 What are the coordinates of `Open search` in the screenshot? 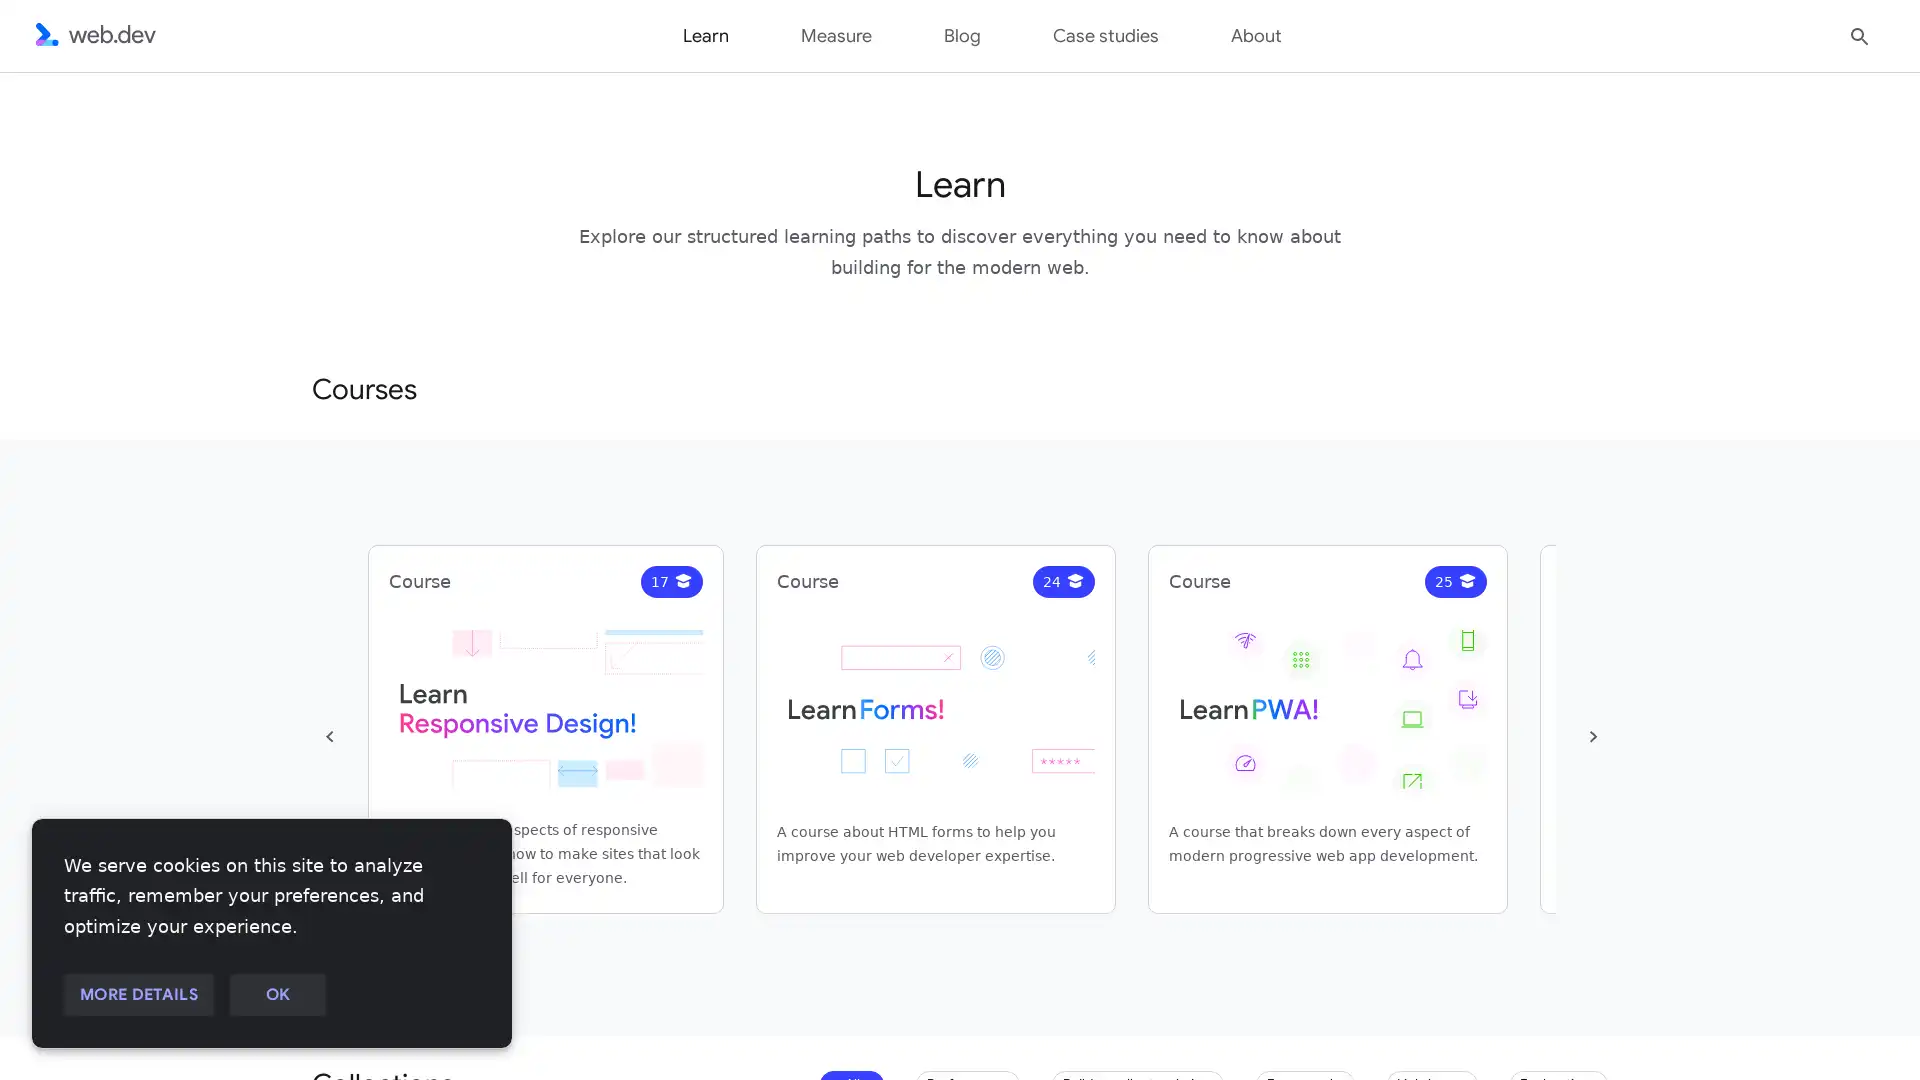 It's located at (1859, 34).